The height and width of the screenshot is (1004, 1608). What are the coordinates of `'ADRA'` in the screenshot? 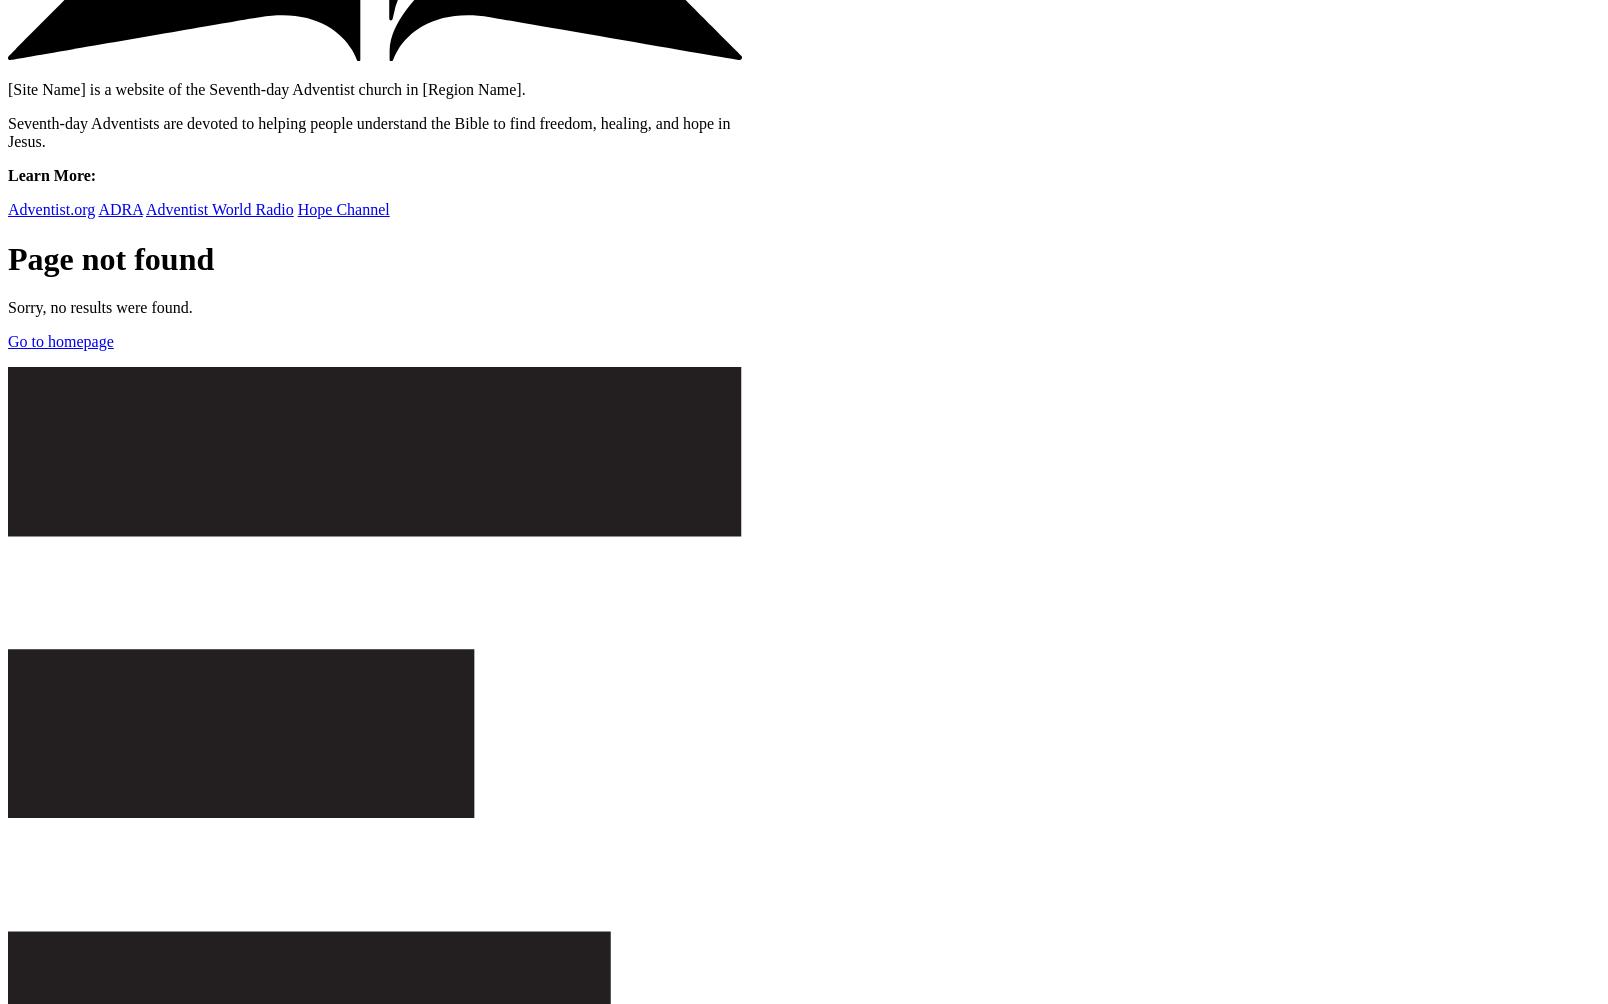 It's located at (119, 208).